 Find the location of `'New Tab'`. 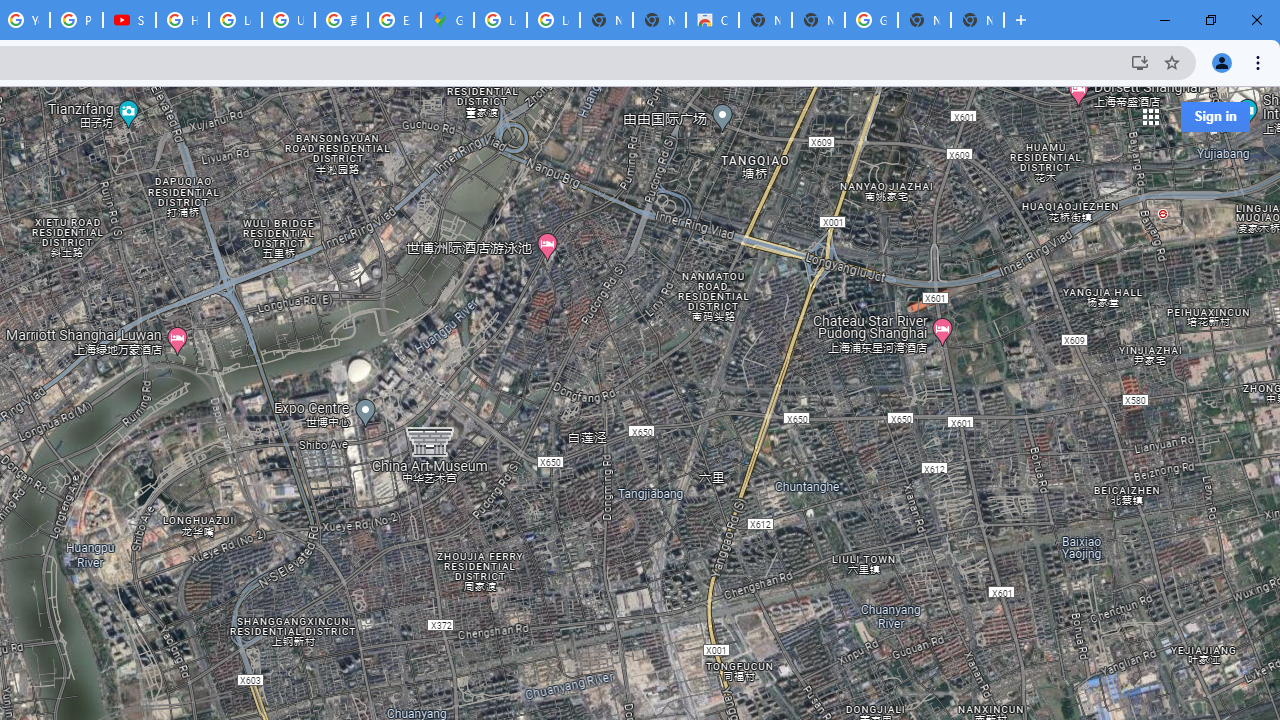

'New Tab' is located at coordinates (977, 20).